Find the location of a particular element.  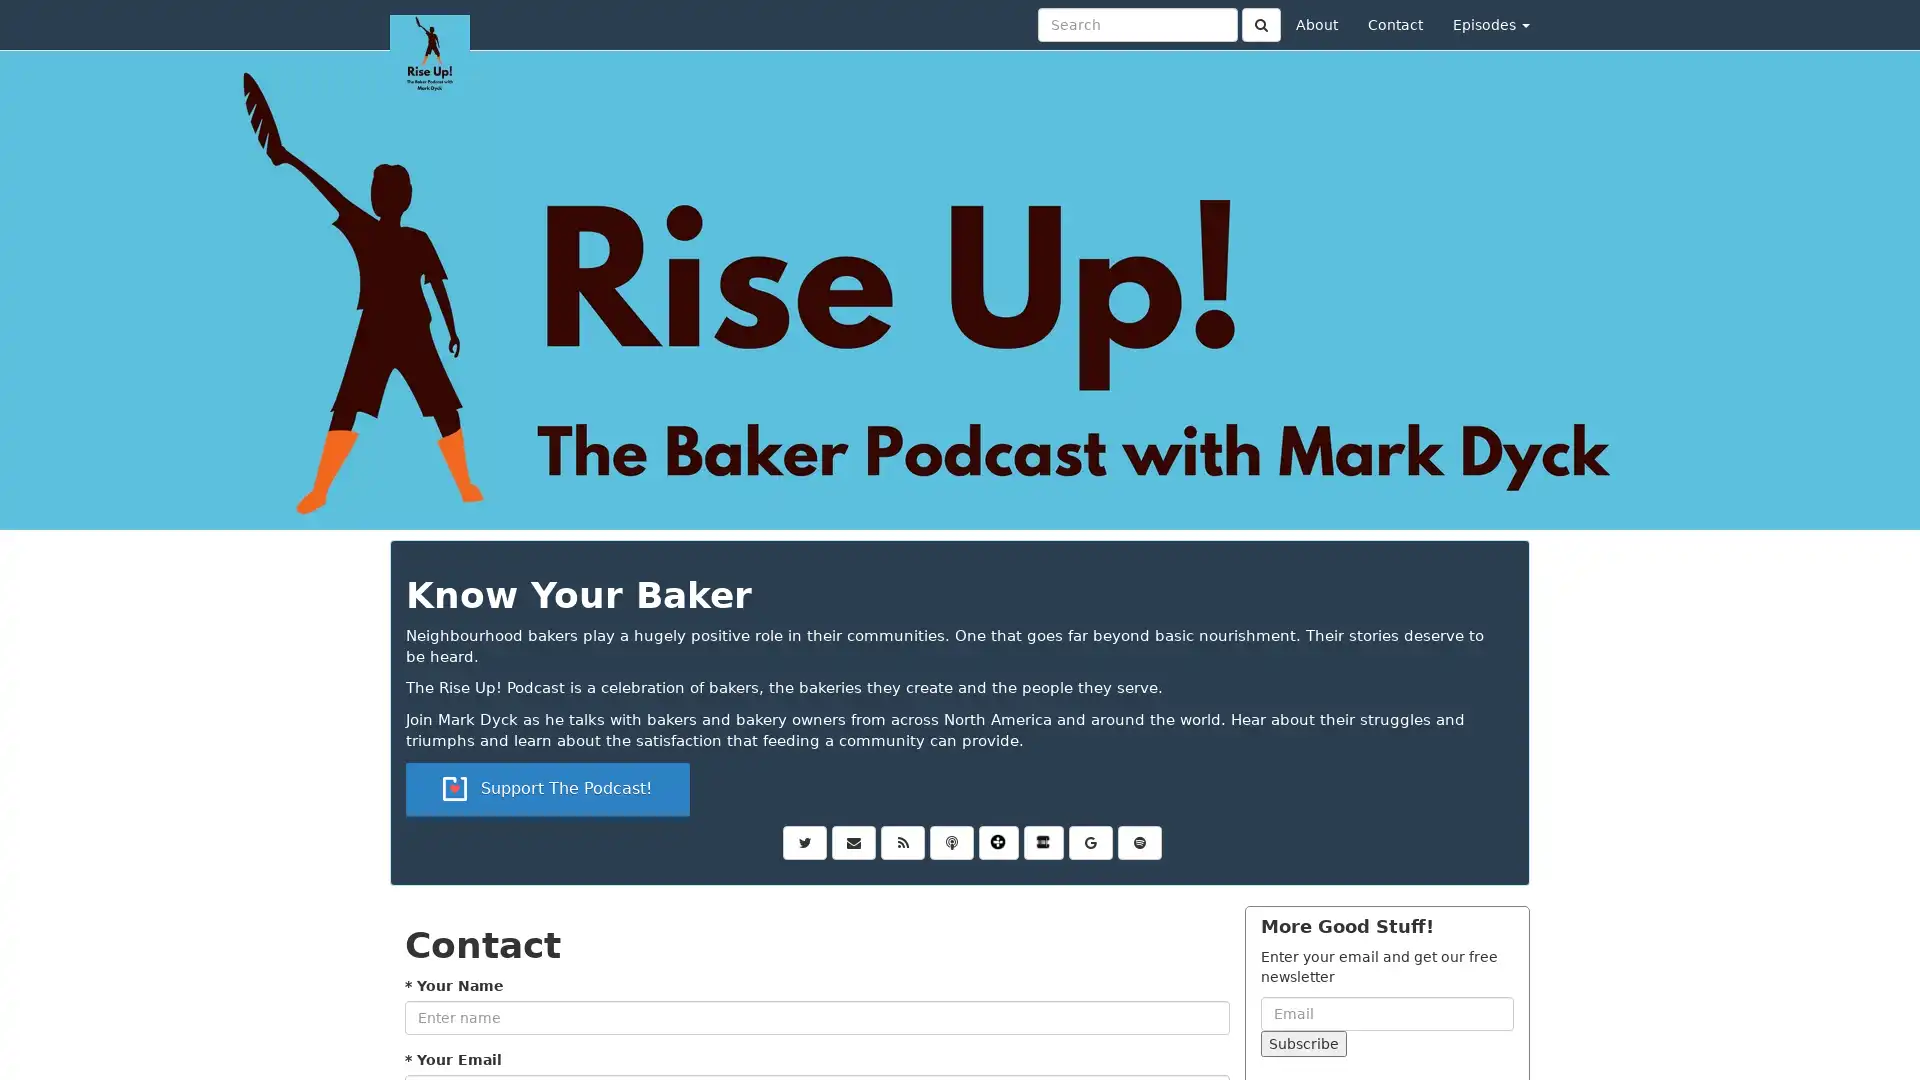

Click to submit search is located at coordinates (1260, 24).